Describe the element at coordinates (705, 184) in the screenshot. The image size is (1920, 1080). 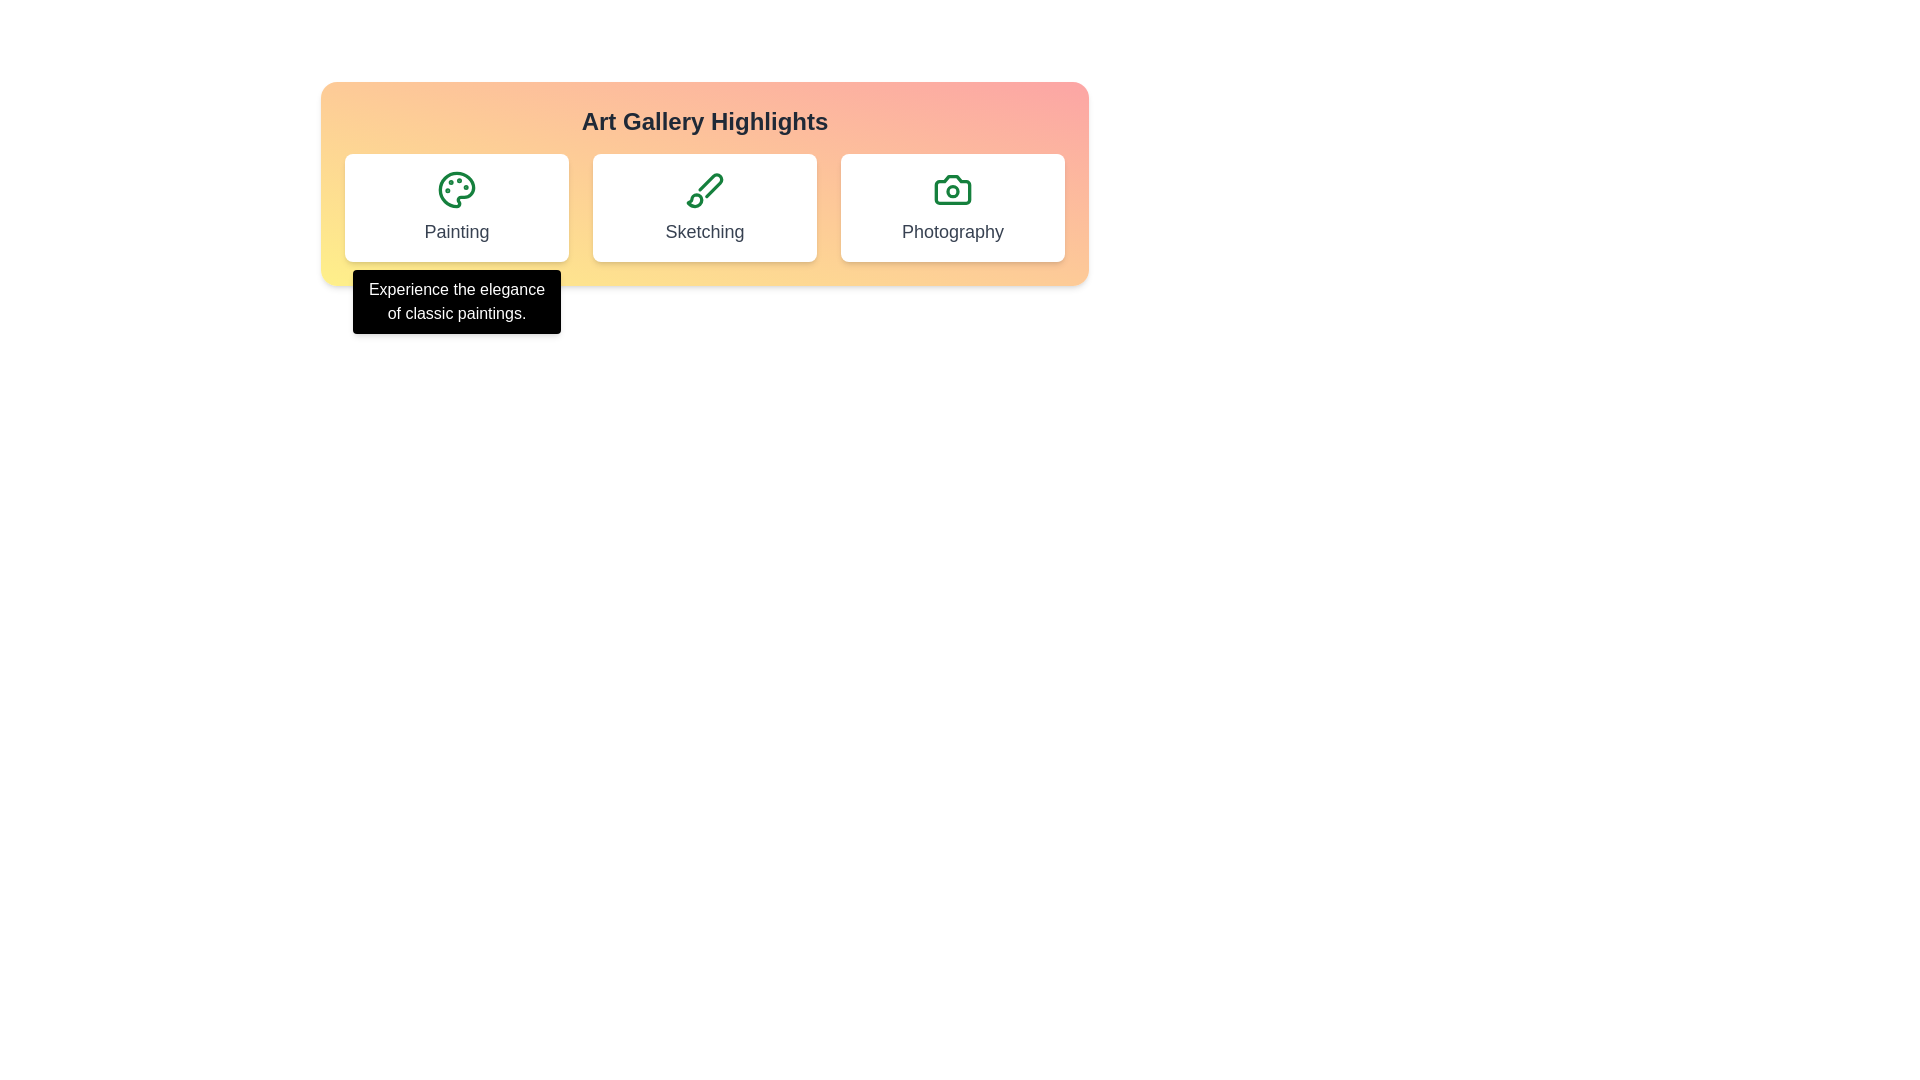
I see `the rectangular section with a gradient background titled 'Art Gallery Highlights'` at that location.